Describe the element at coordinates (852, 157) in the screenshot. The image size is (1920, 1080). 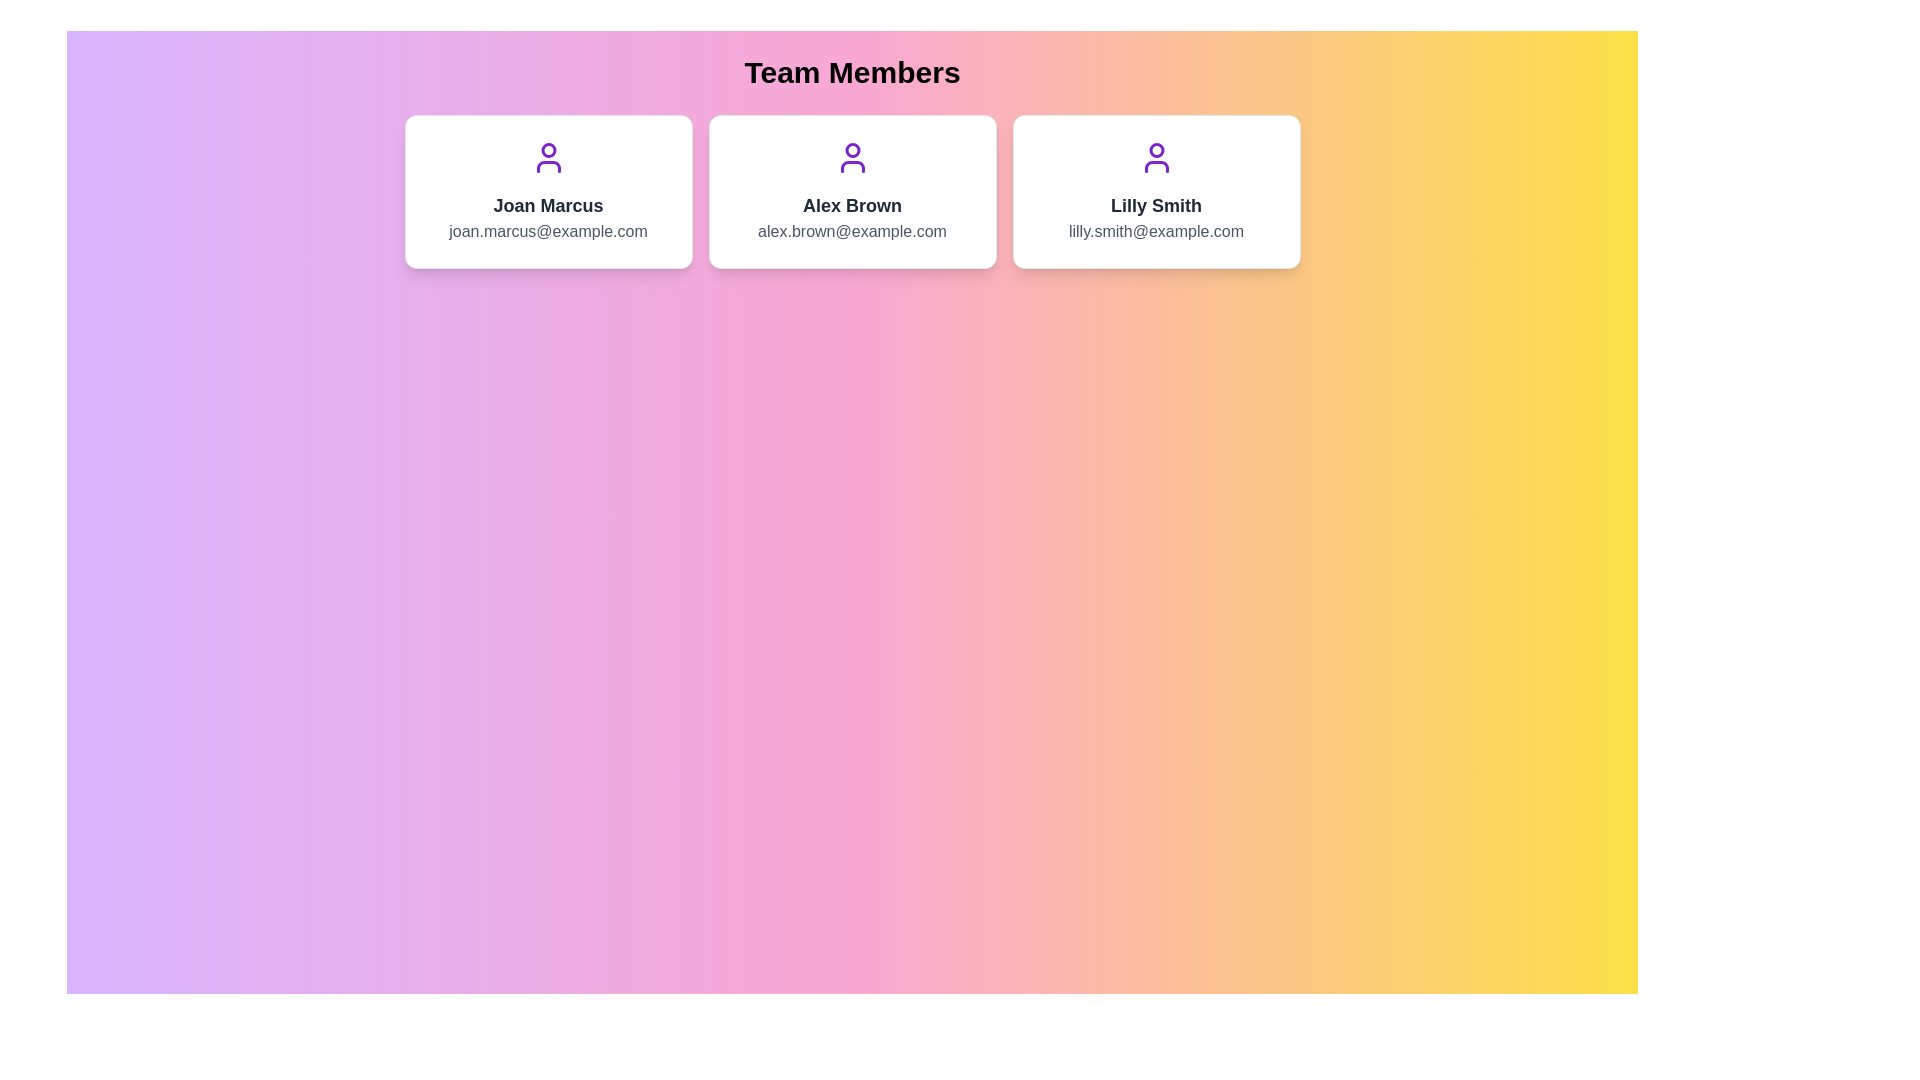
I see `the user profile icon for Alex Brown, which is located at the top of the card labeled 'Alex Brown'` at that location.